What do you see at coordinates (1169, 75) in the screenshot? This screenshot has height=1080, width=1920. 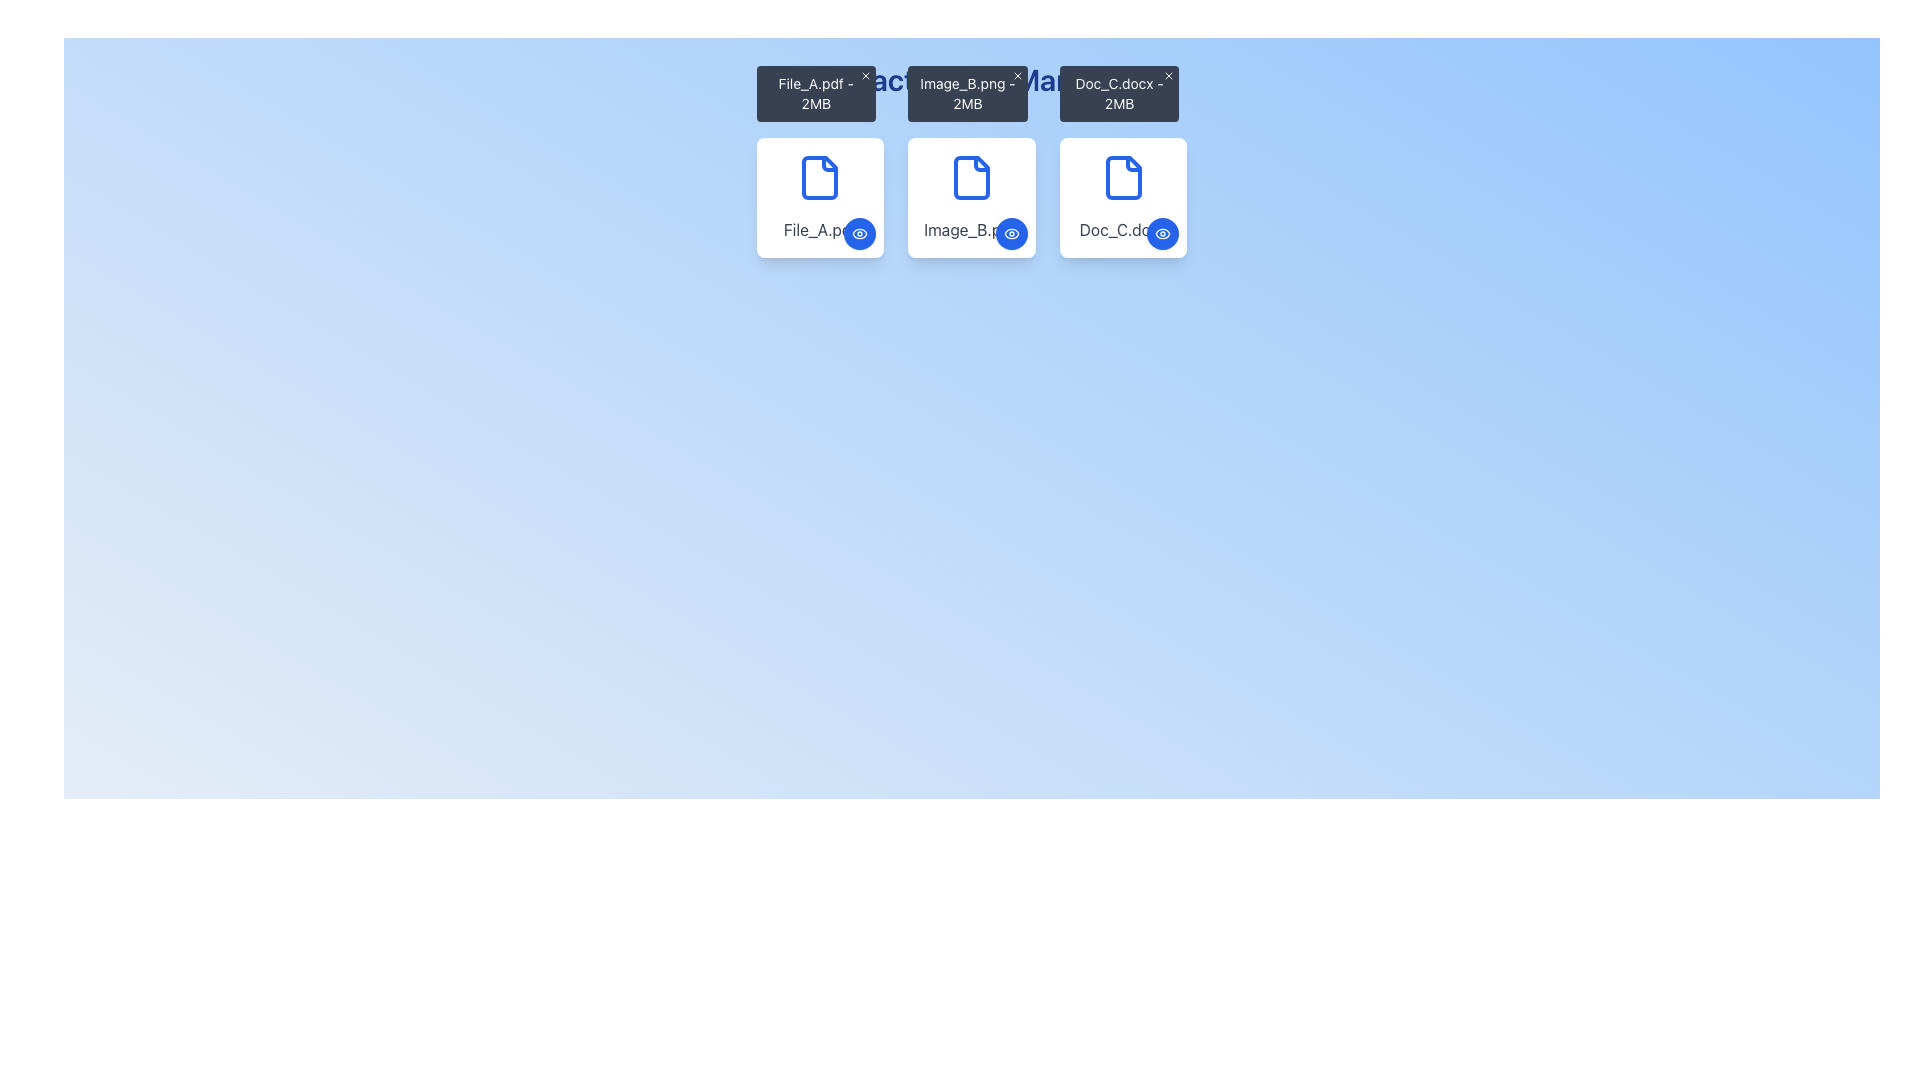 I see `the keyboard interaction on the close icon 'X' button located at the top-right corner of the tooltip displaying 'Doc_C.docx - 2MB'` at bounding box center [1169, 75].